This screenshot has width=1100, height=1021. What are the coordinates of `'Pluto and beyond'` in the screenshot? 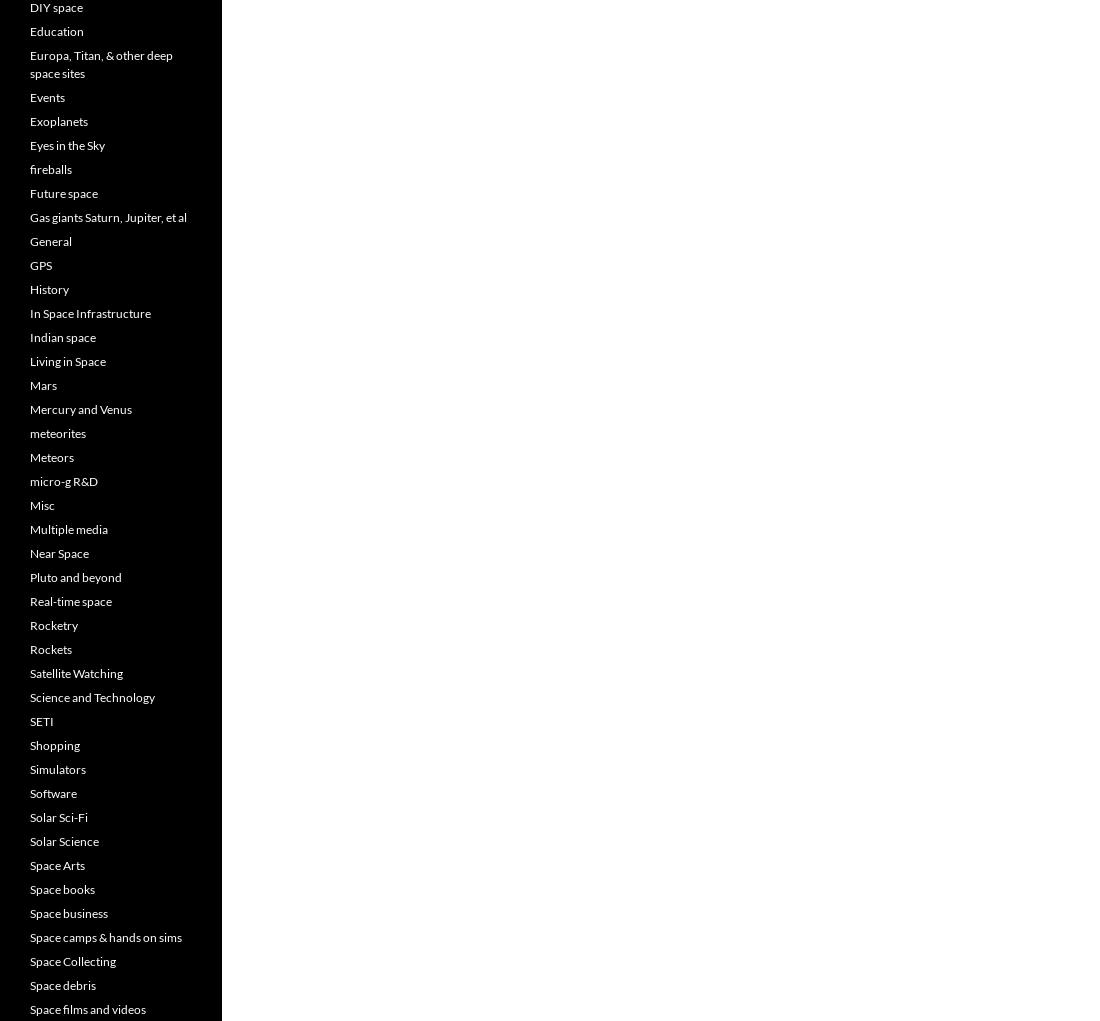 It's located at (76, 576).